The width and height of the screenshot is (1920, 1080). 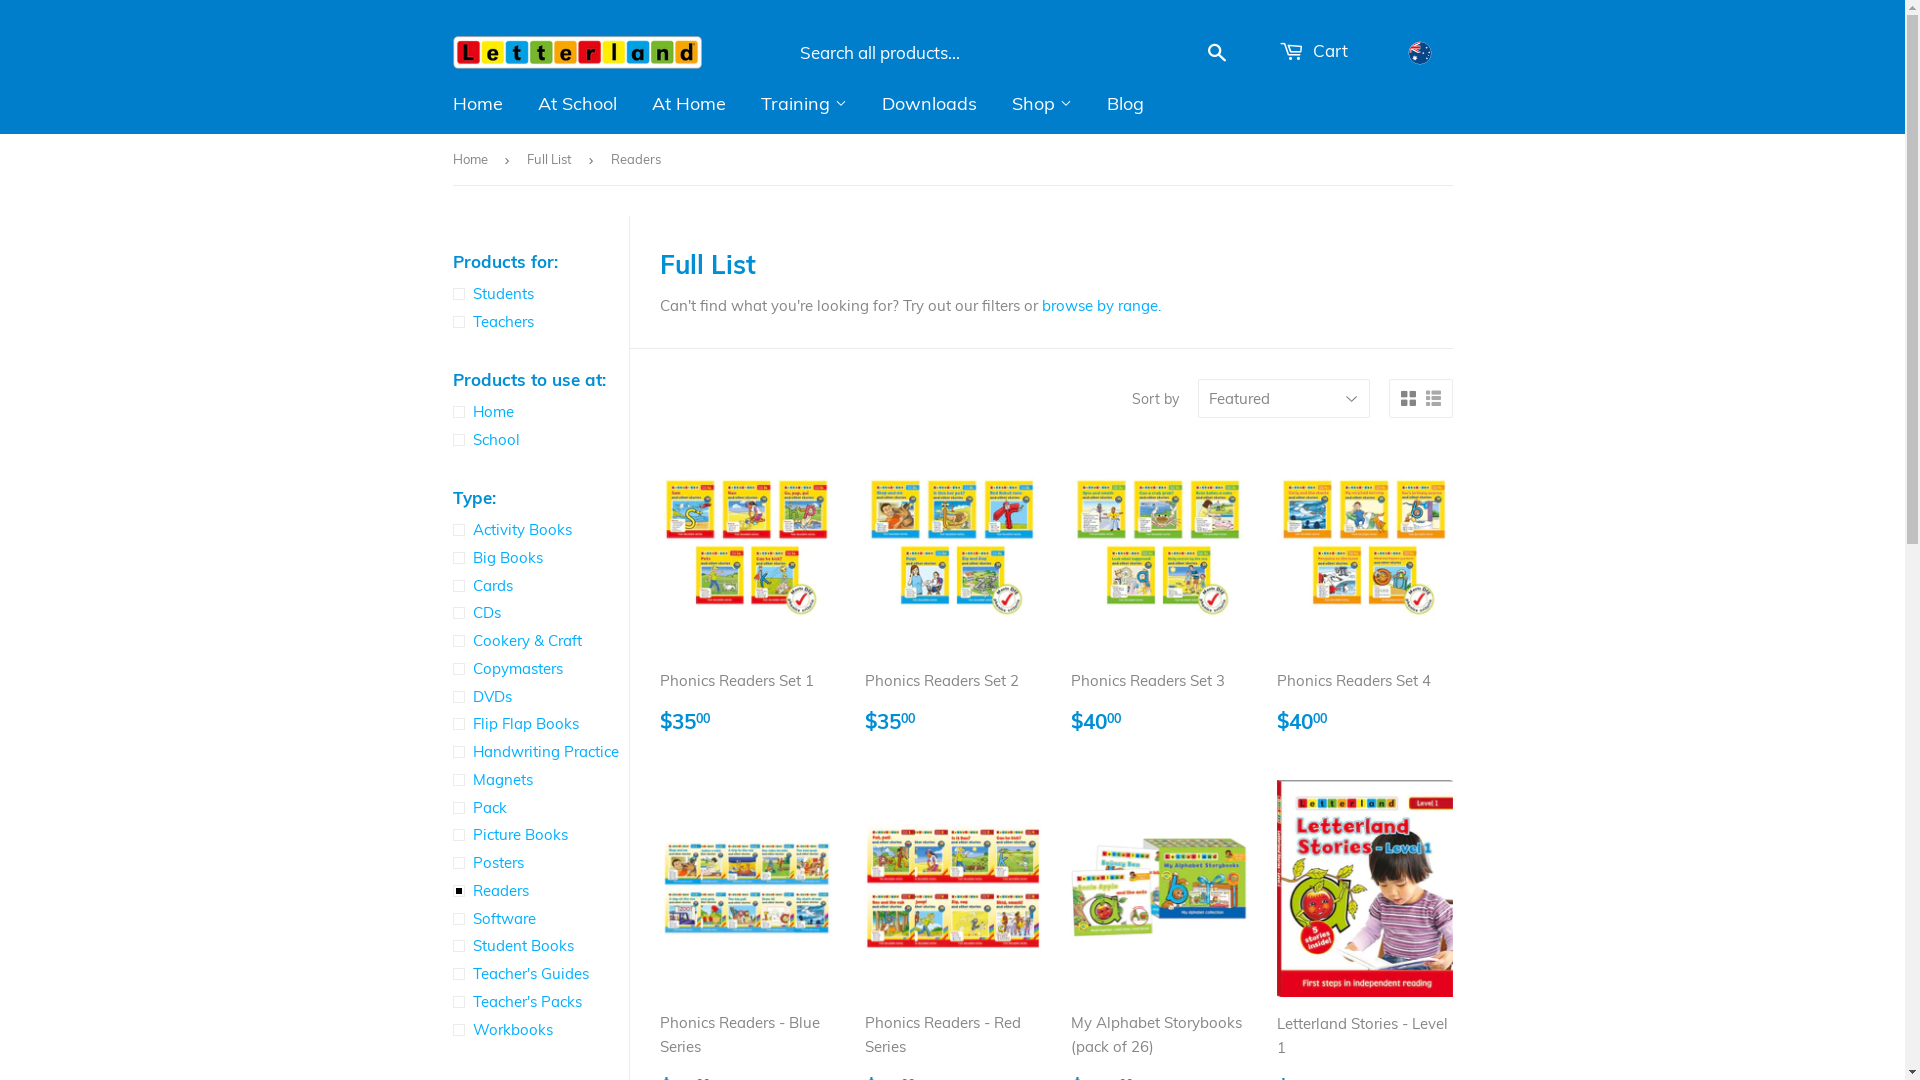 I want to click on 'Downloads', so click(x=927, y=104).